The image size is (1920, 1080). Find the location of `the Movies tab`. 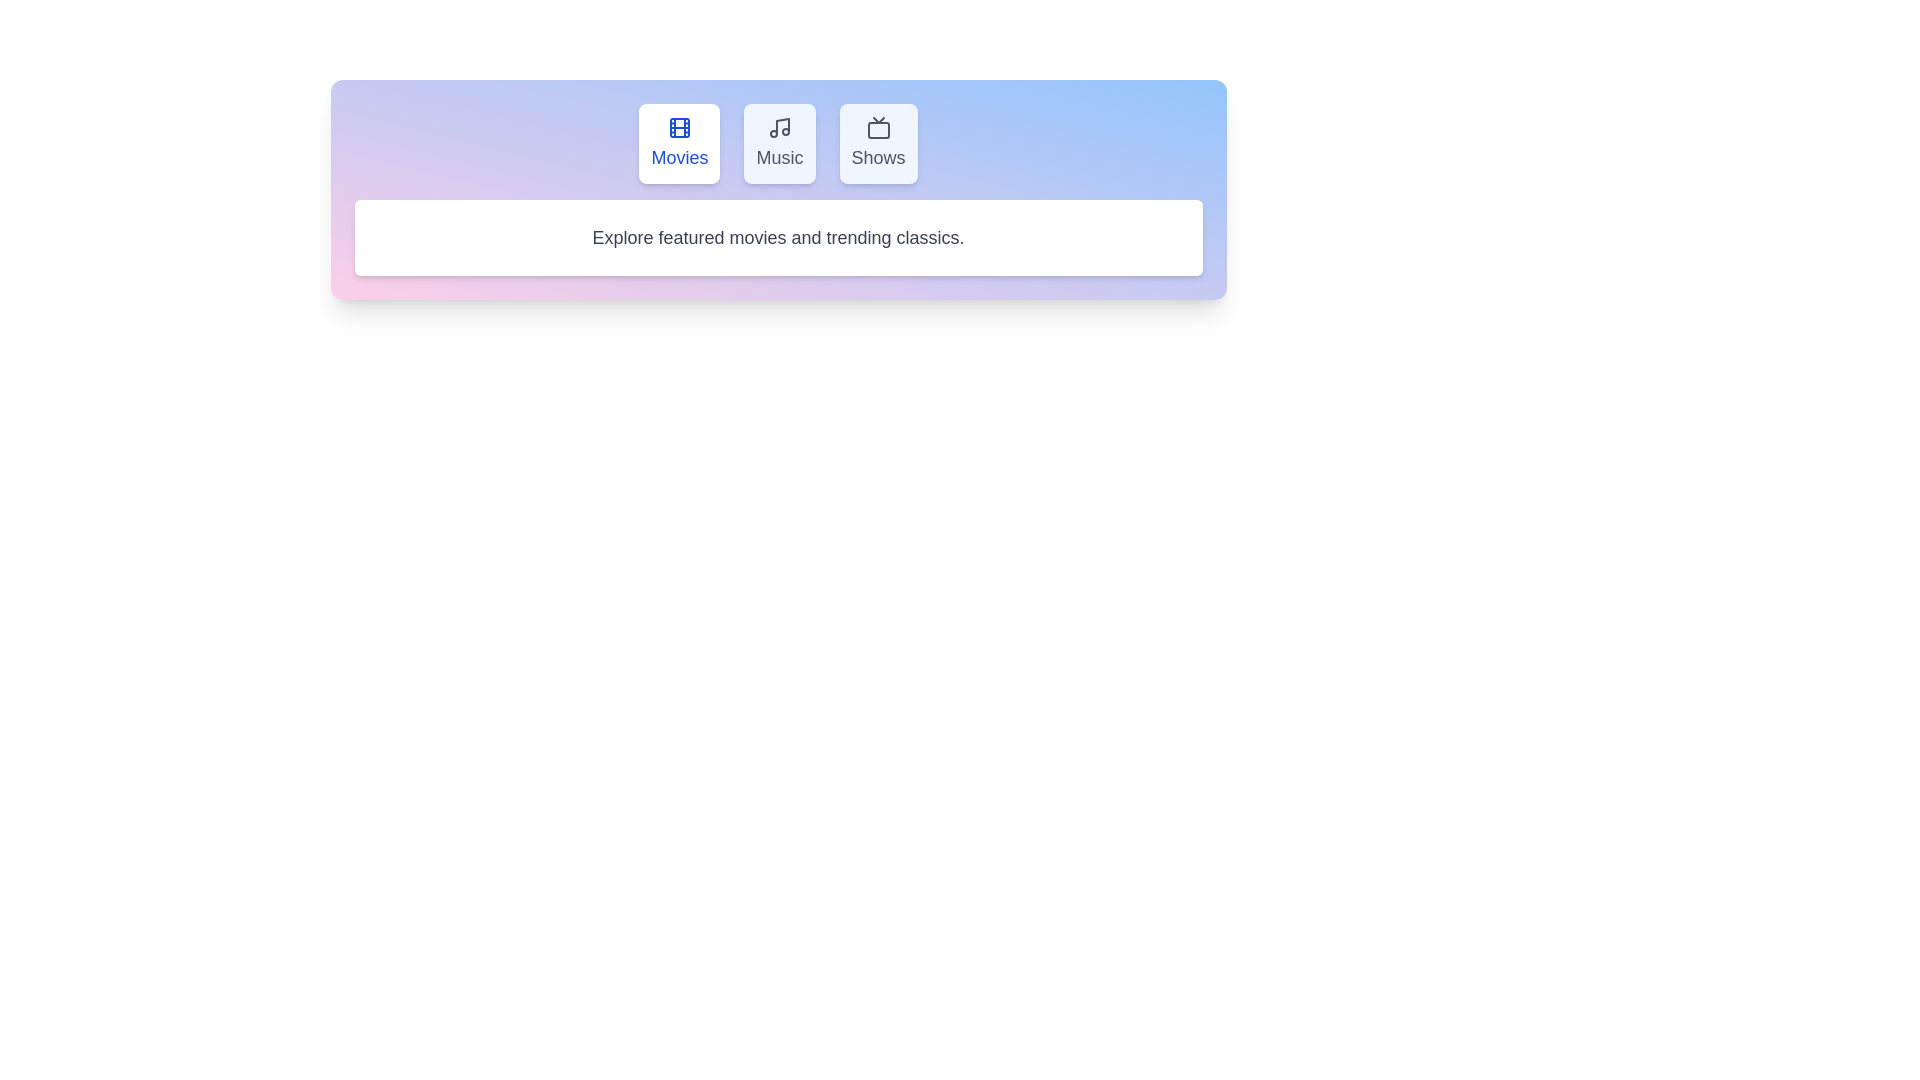

the Movies tab is located at coordinates (680, 142).